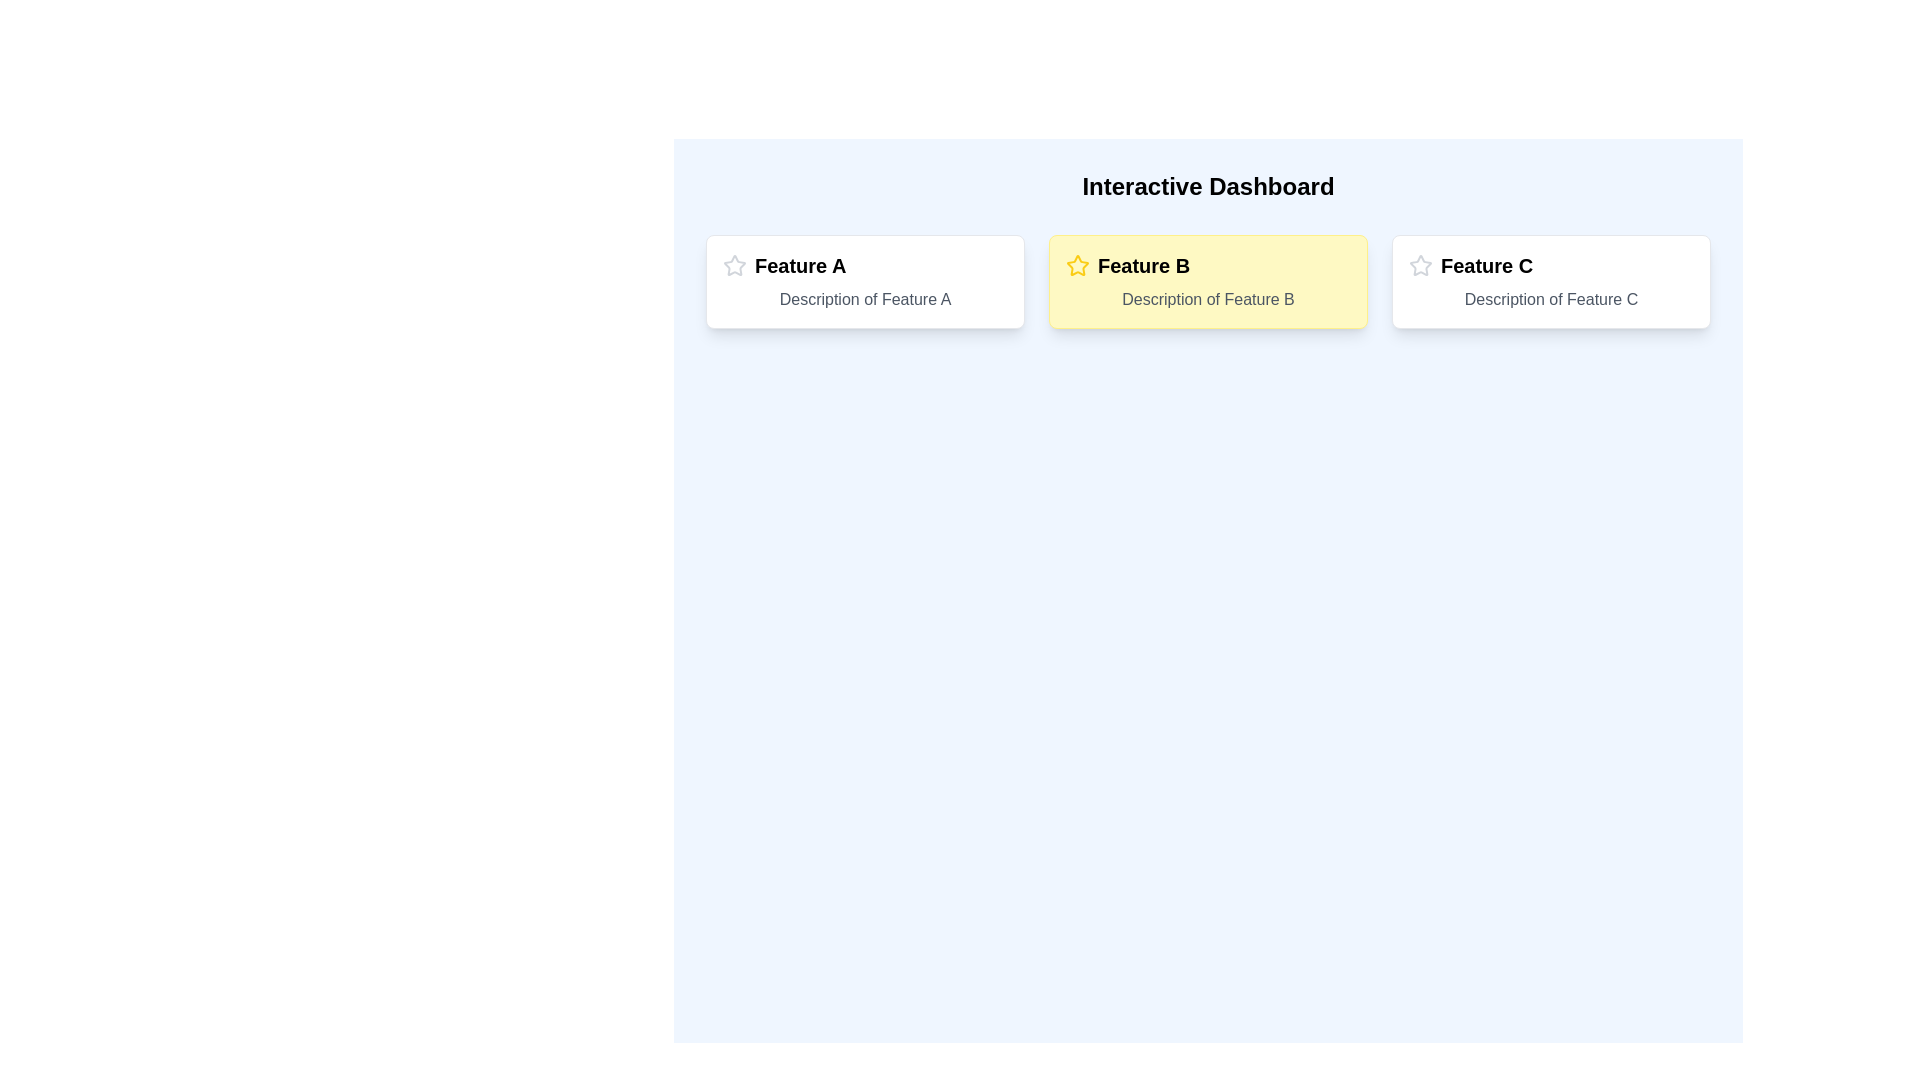  Describe the element at coordinates (1077, 265) in the screenshot. I see `the vibrant yellow star icon located at the top-left corner of the 'Feature B' card on the interactive dashboard` at that location.